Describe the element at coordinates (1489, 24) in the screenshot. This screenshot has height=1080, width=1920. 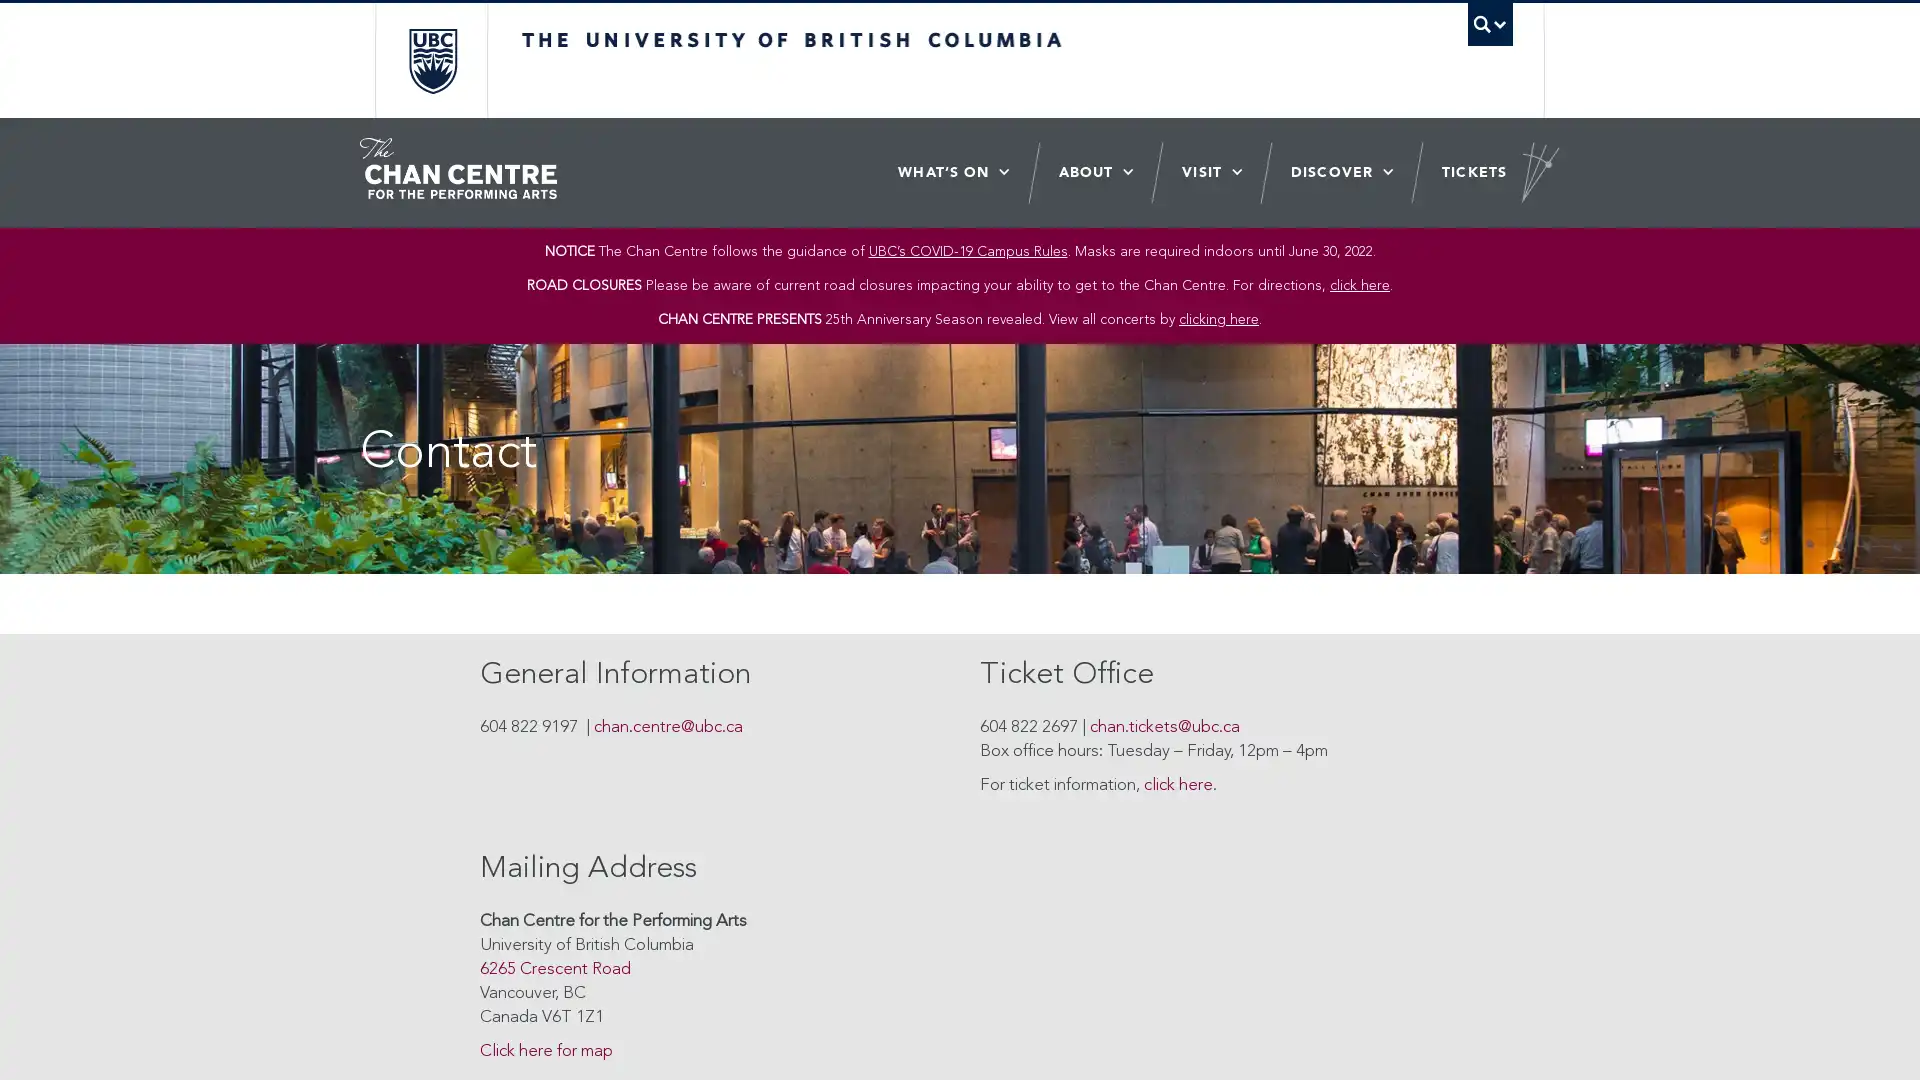
I see `UBC Search` at that location.